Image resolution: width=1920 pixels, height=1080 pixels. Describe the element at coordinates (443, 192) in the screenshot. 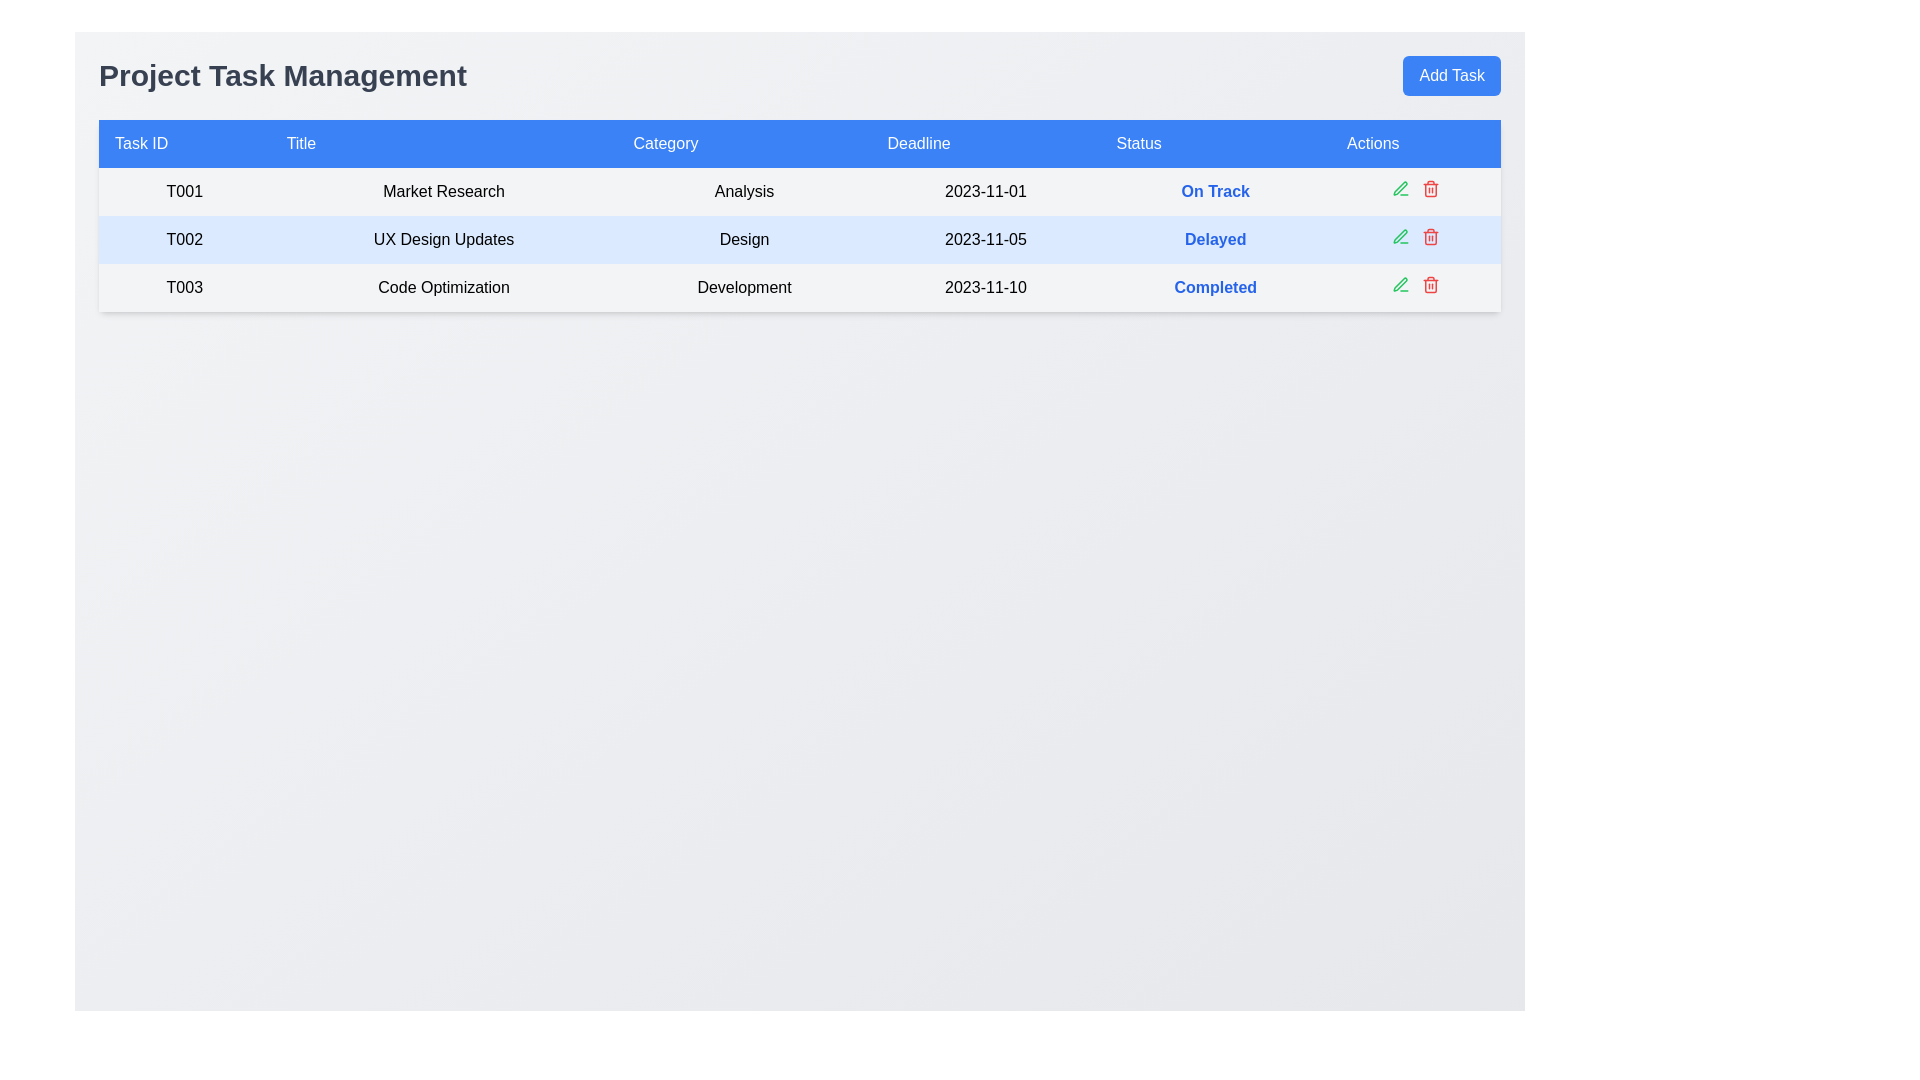

I see `the 'Market Research' text label, which is centered in a white background cell, located in the 'Title' column of the row associated with 'Task ID' T001` at that location.